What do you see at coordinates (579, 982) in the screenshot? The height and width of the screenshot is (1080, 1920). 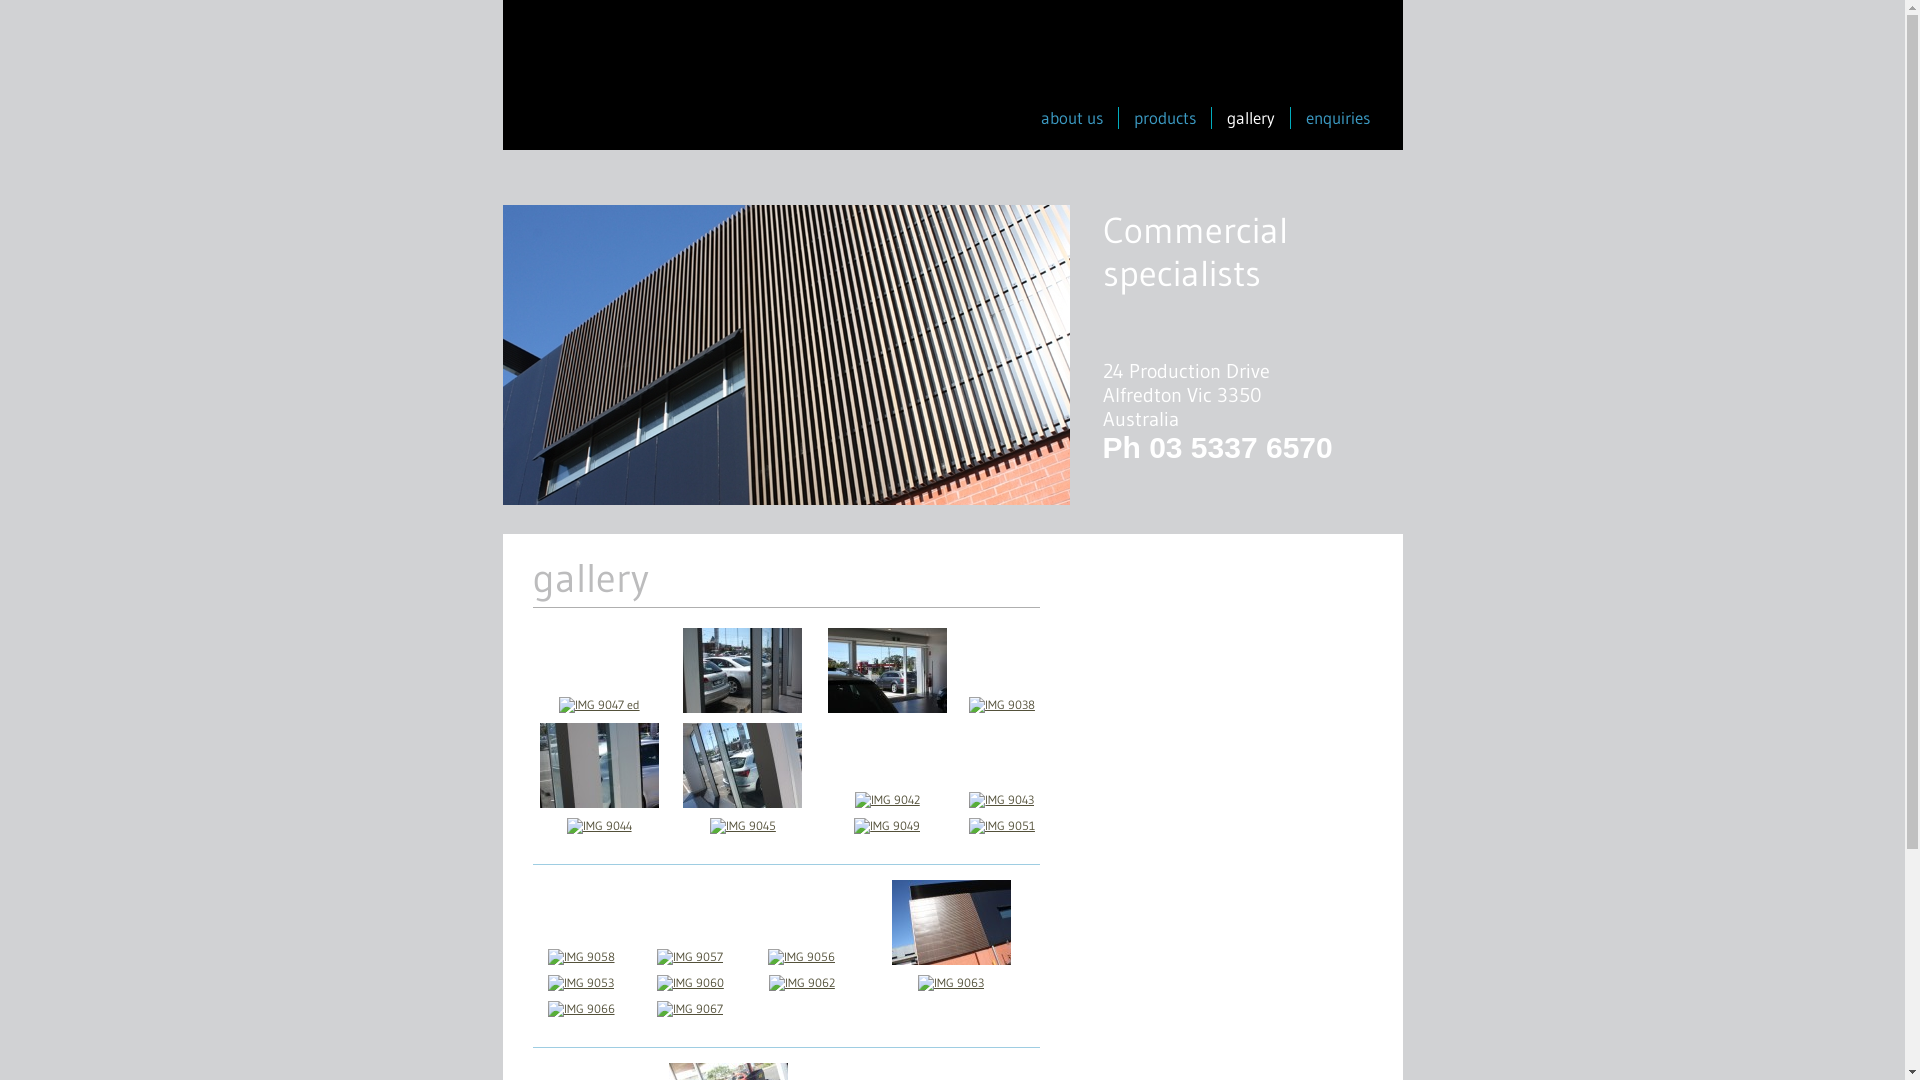 I see `'IMG 9053'` at bounding box center [579, 982].